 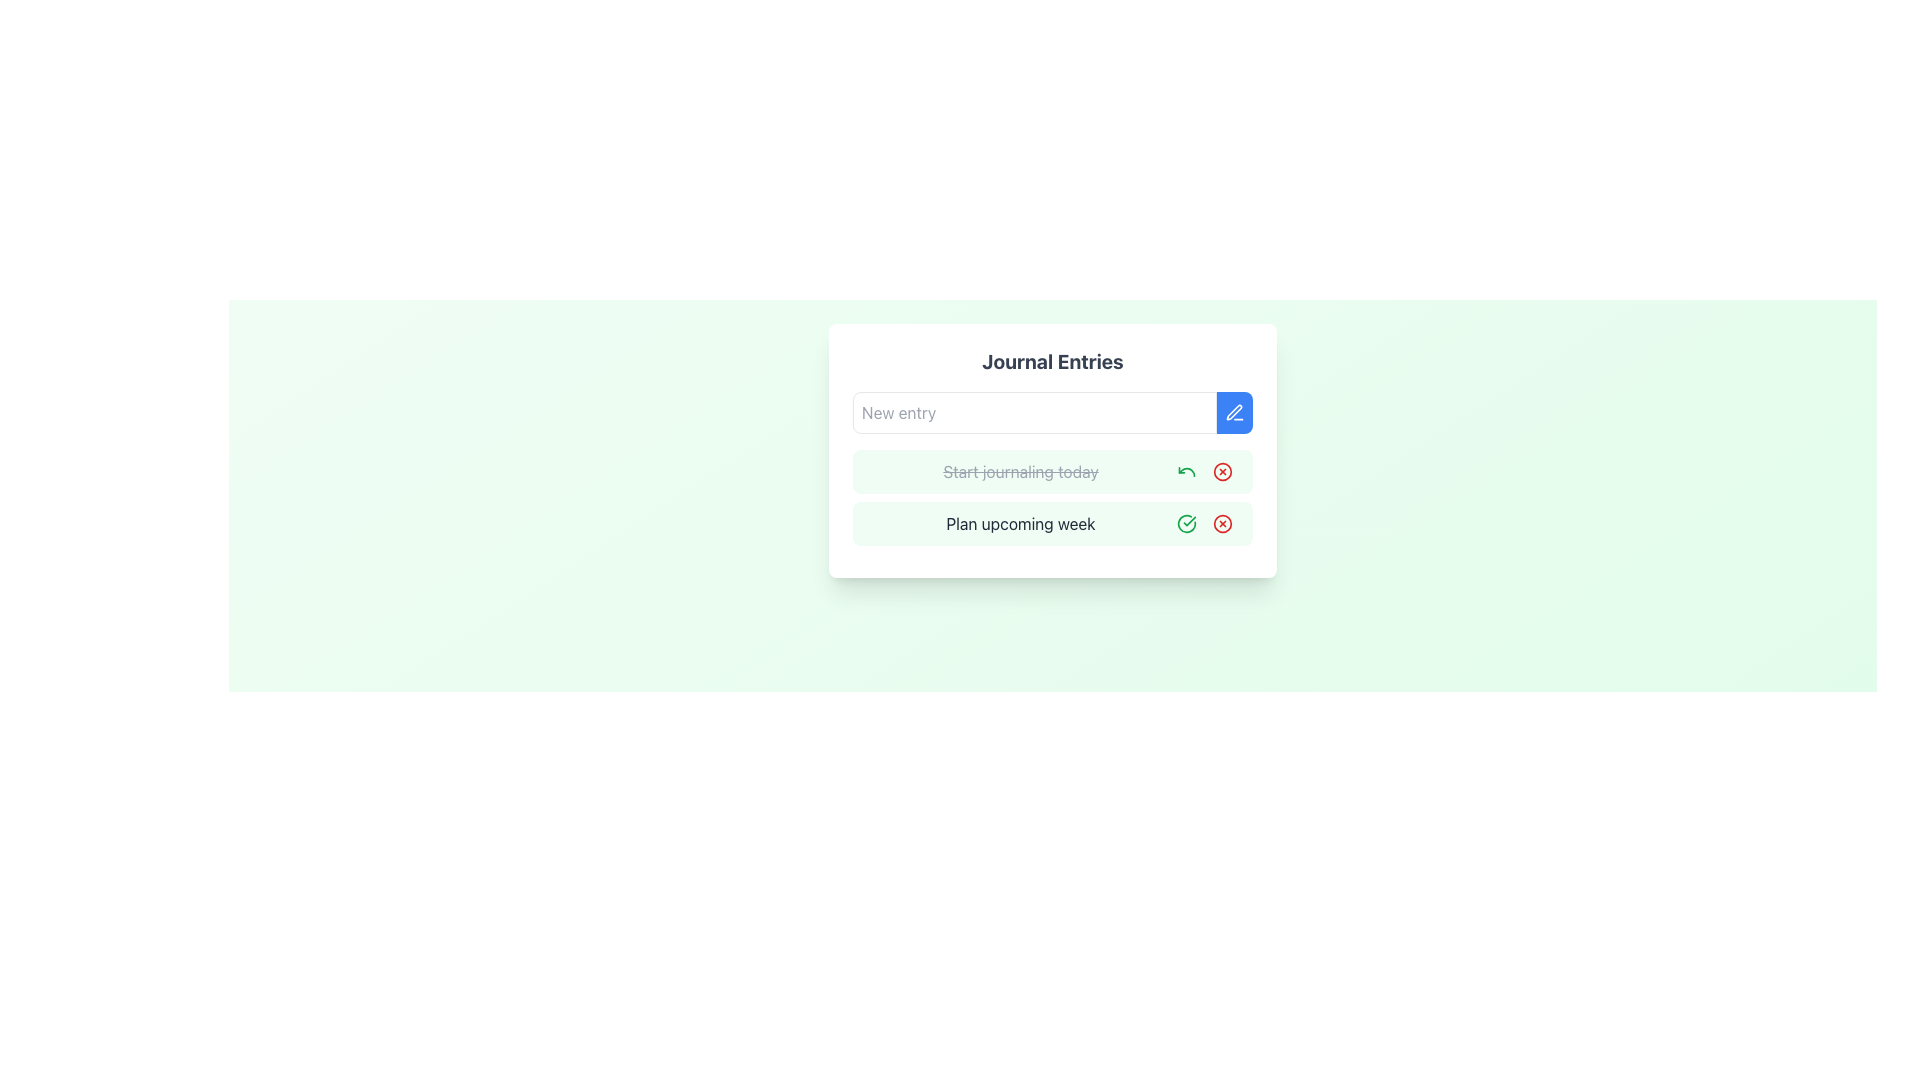 What do you see at coordinates (1186, 523) in the screenshot?
I see `the green circular icon with a checkmark located to the right of the 'Plan upcoming week' task description to trigger a tooltip` at bounding box center [1186, 523].